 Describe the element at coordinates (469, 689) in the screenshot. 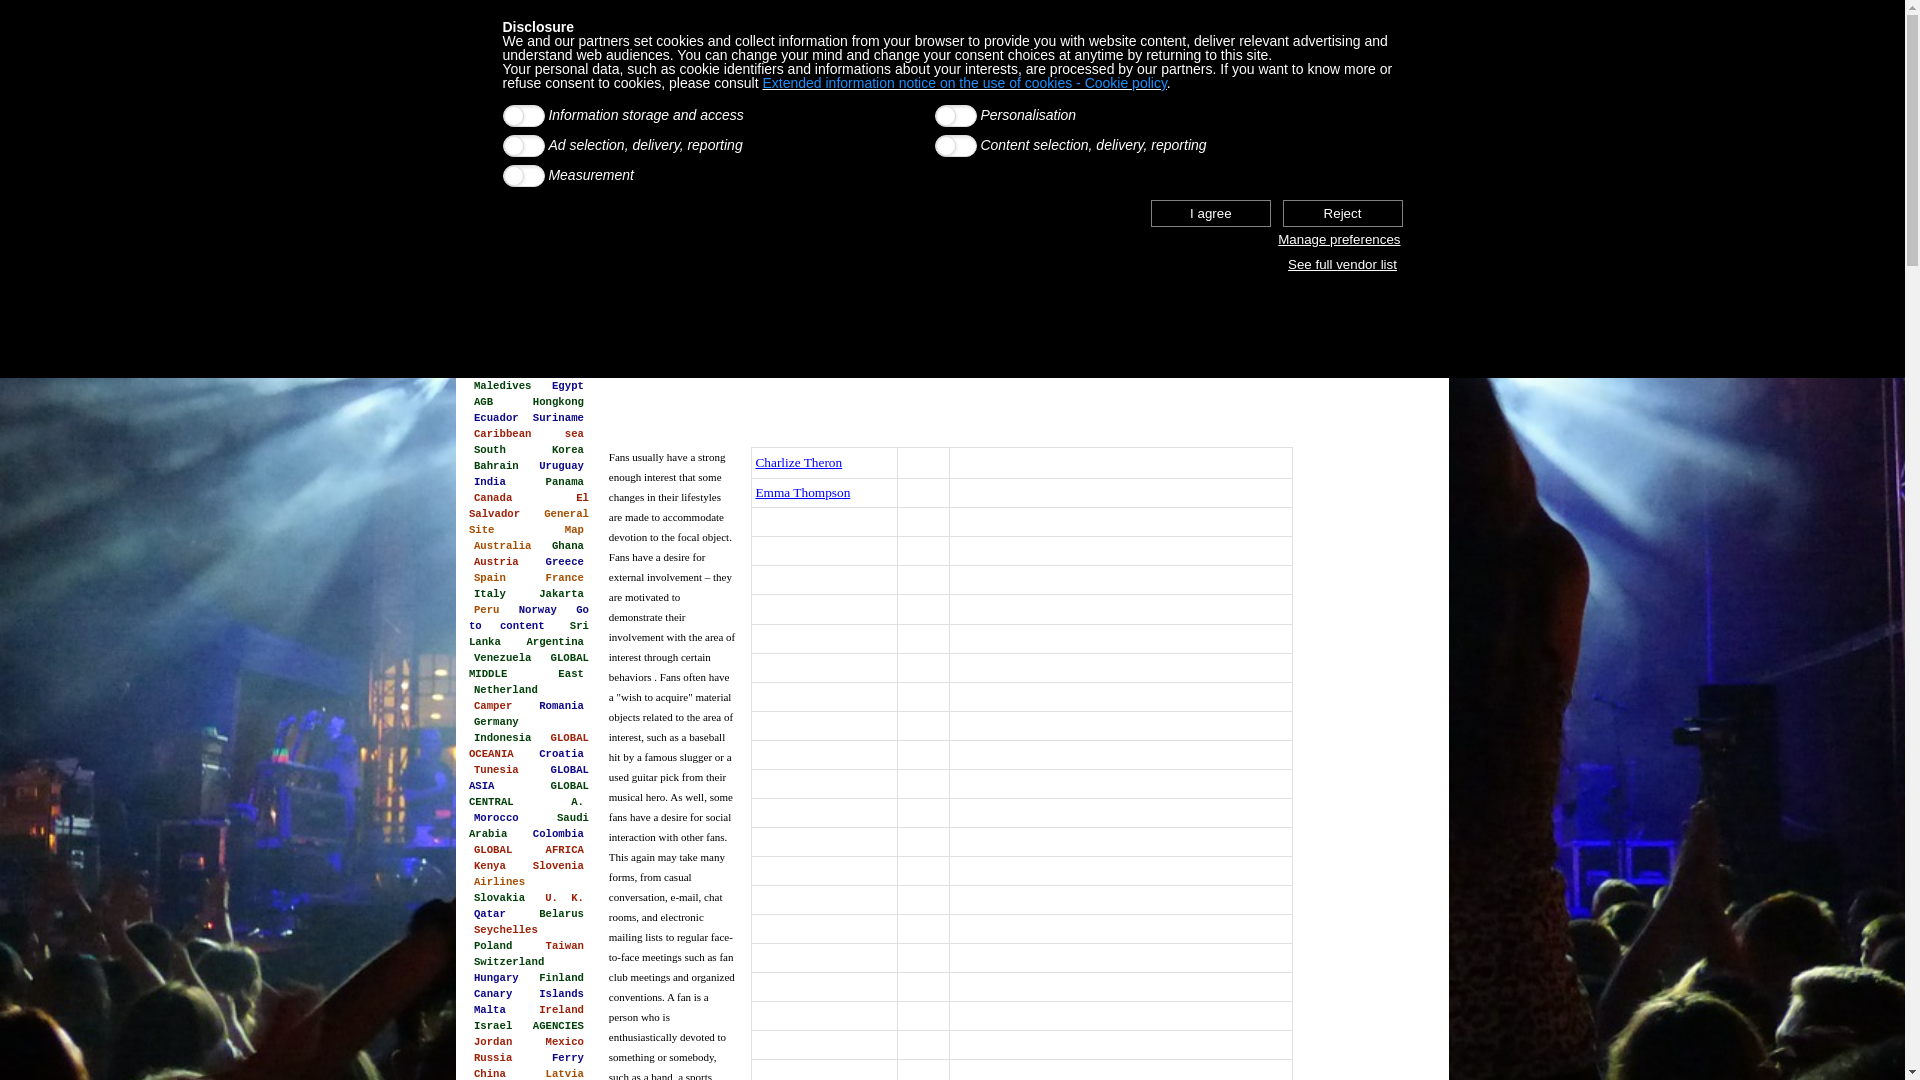

I see `'Netherland'` at that location.